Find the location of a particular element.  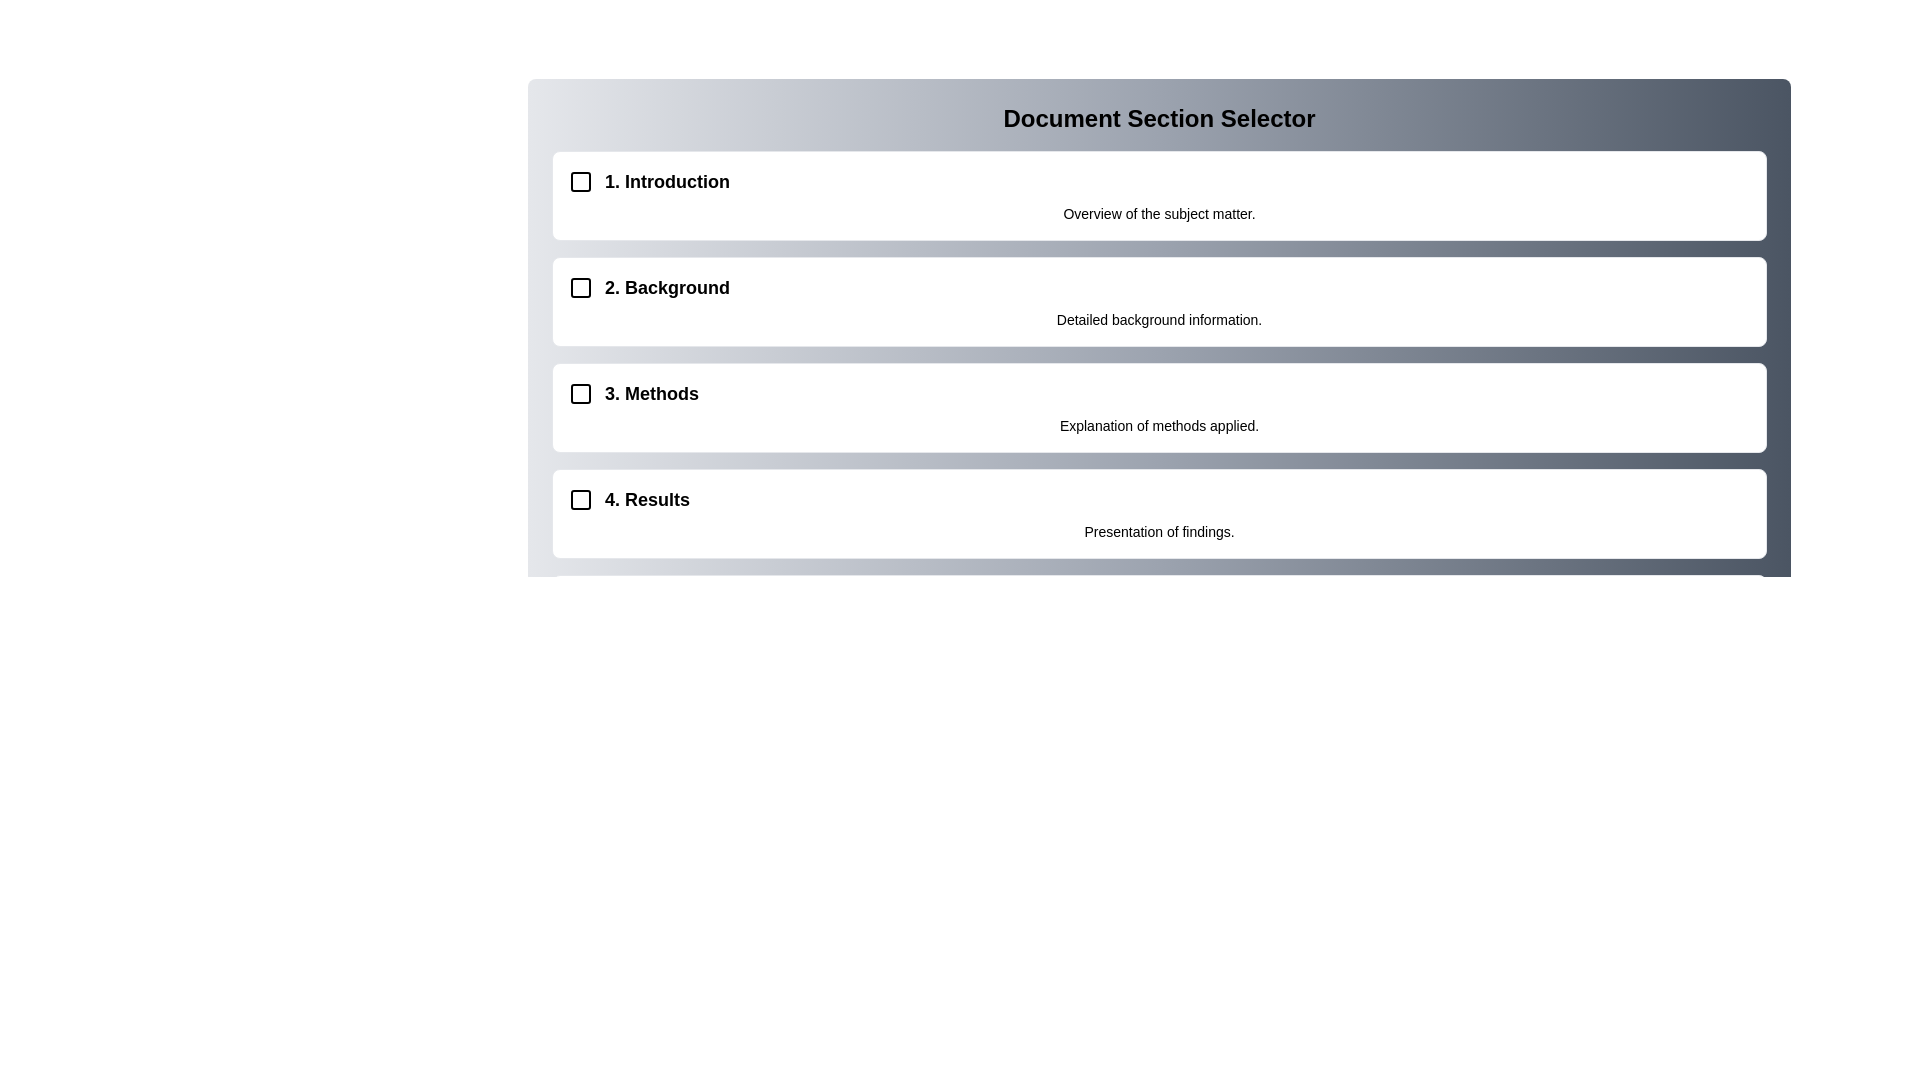

the section card labeled 'Results' to view its content is located at coordinates (1159, 512).